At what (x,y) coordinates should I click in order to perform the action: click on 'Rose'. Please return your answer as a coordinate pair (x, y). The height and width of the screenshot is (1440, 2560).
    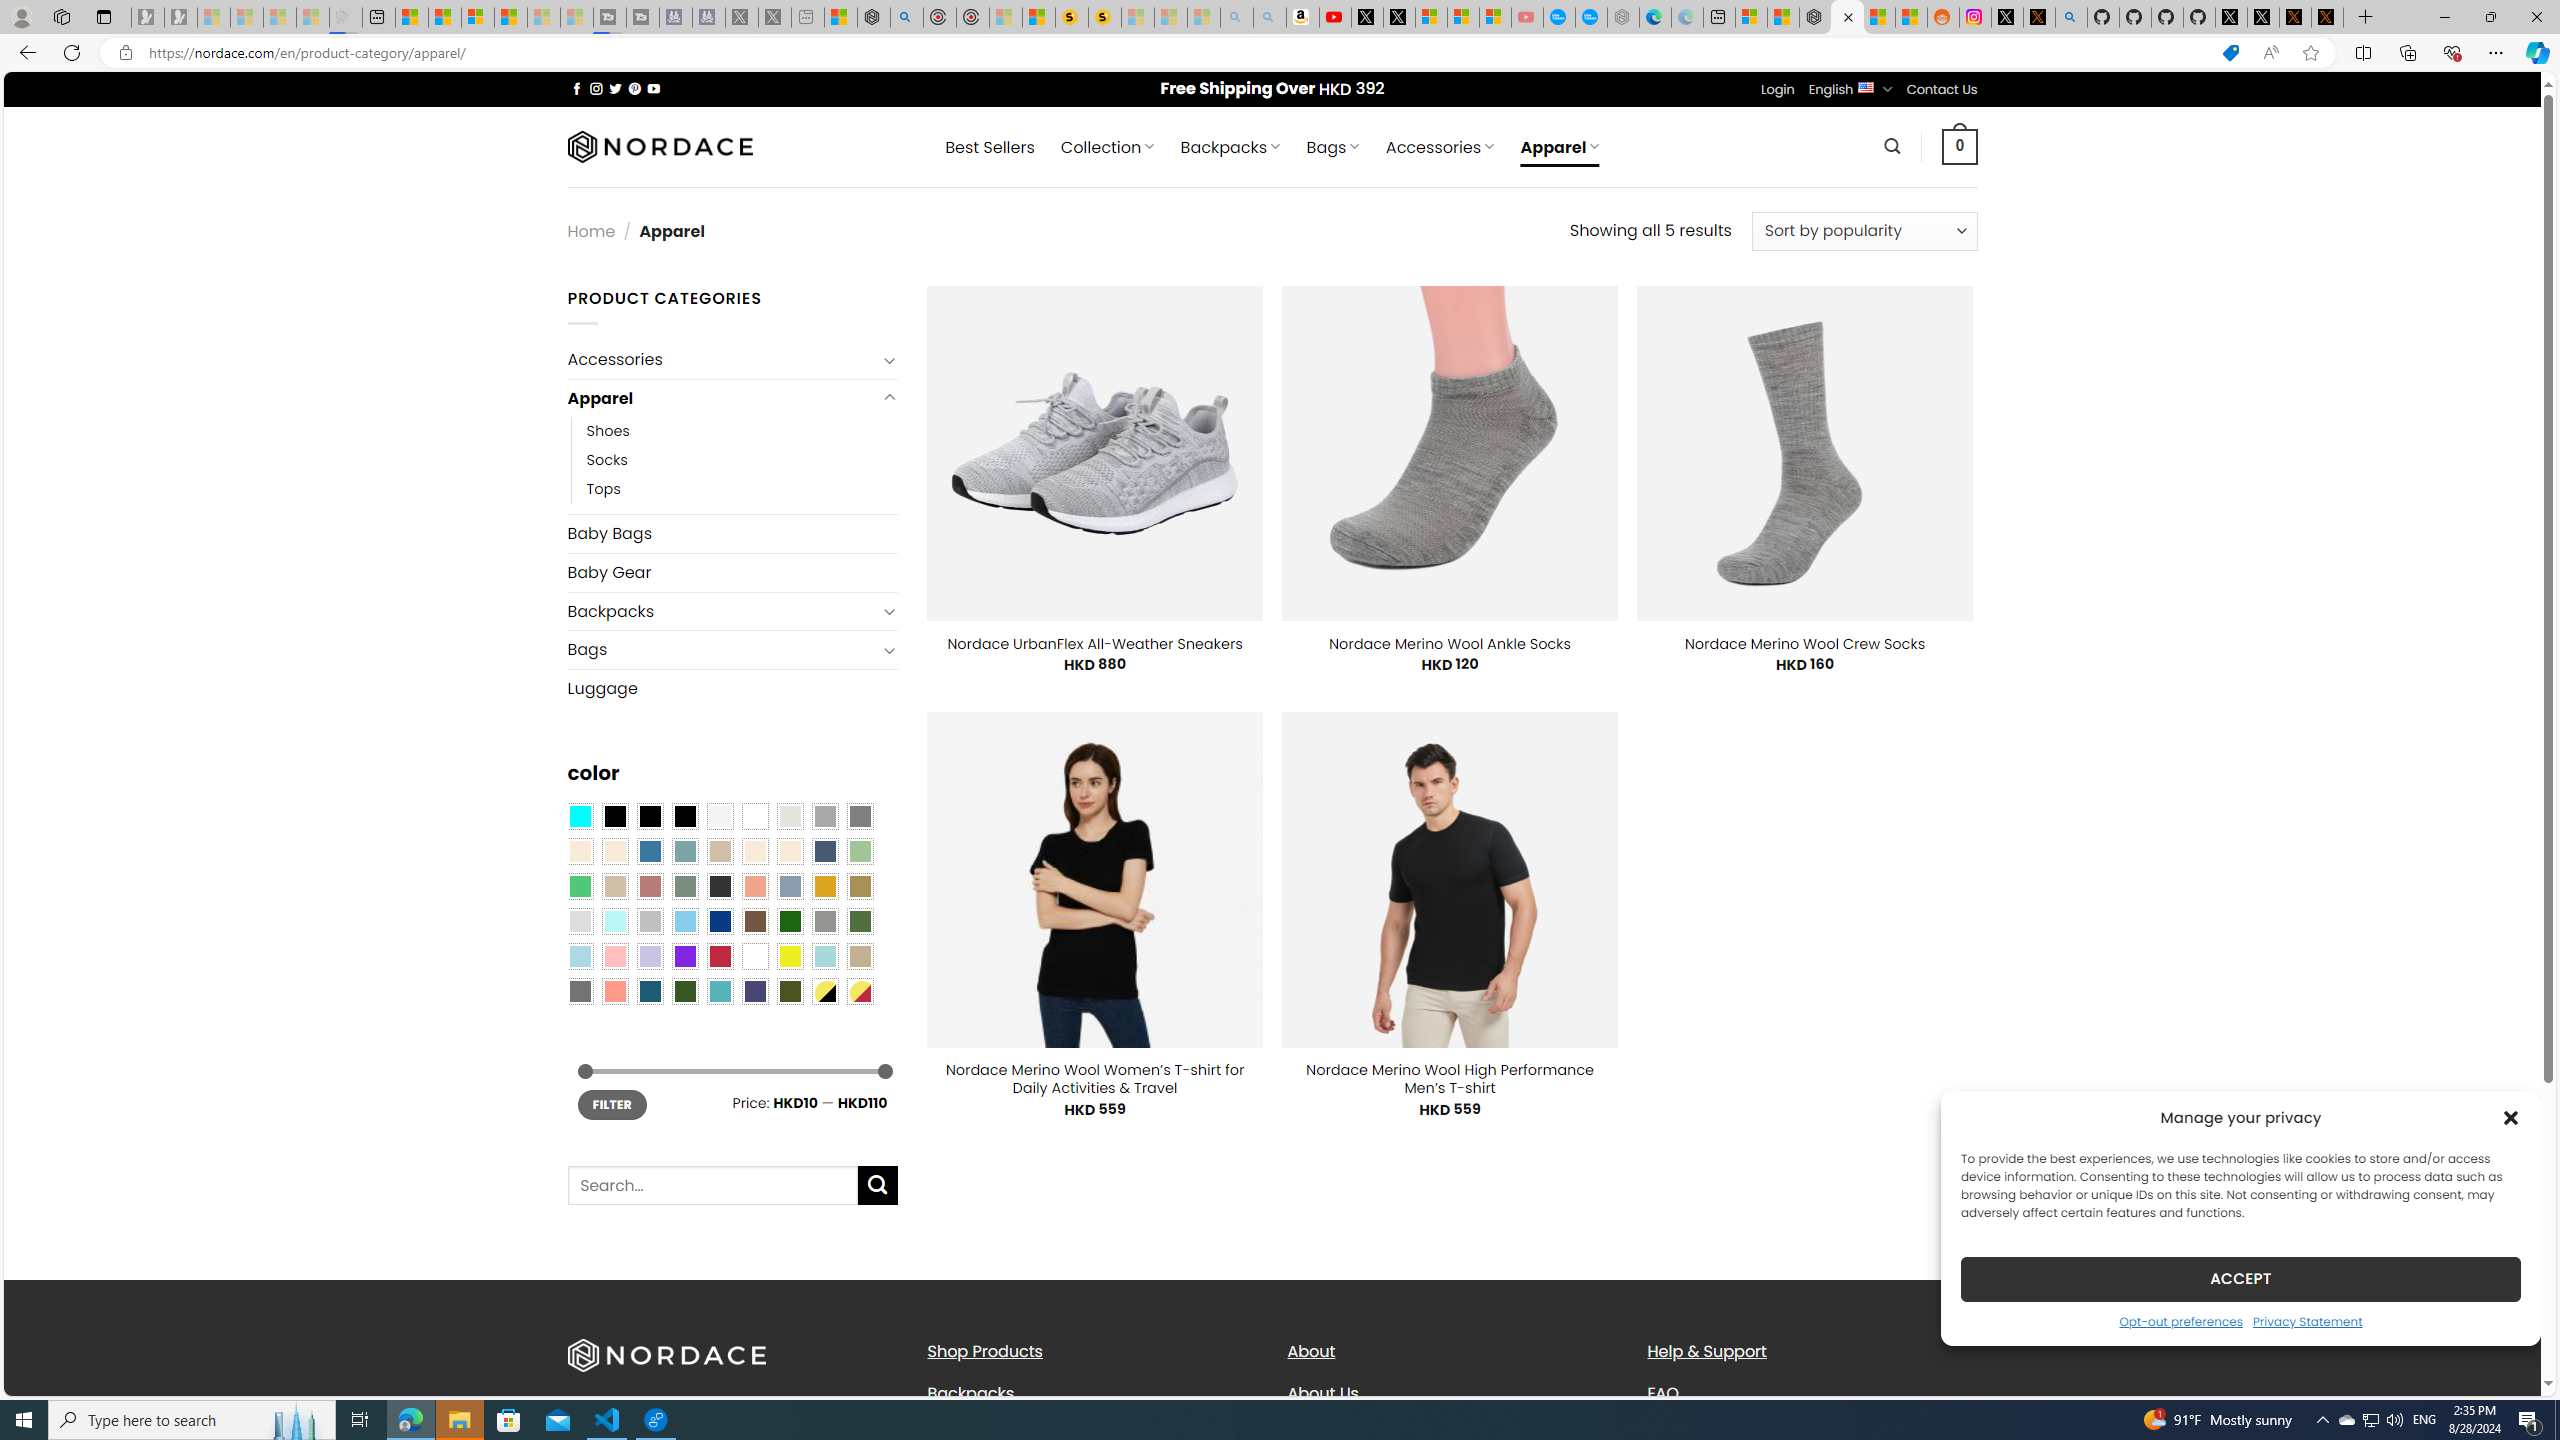
    Looking at the image, I should click on (649, 884).